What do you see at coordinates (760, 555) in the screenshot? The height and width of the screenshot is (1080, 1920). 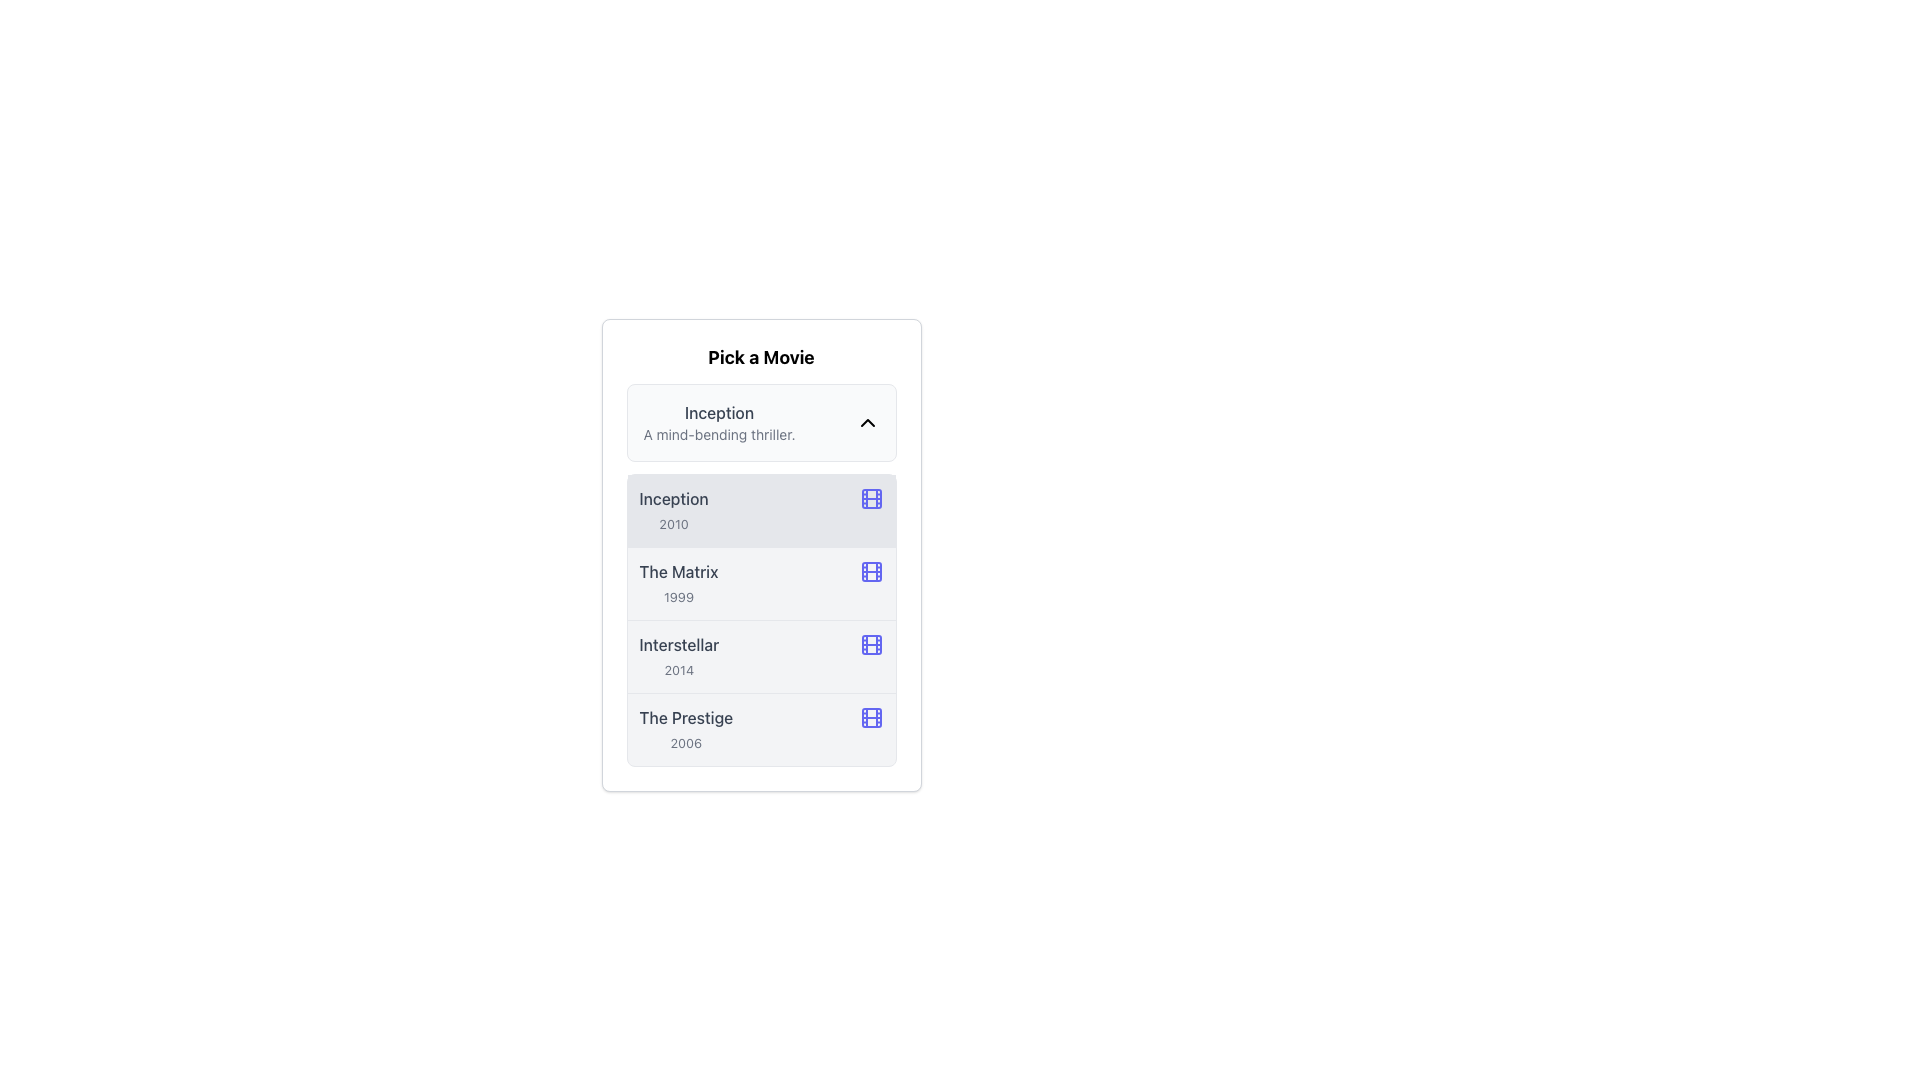 I see `the second list item under 'Pick a Movie'` at bounding box center [760, 555].